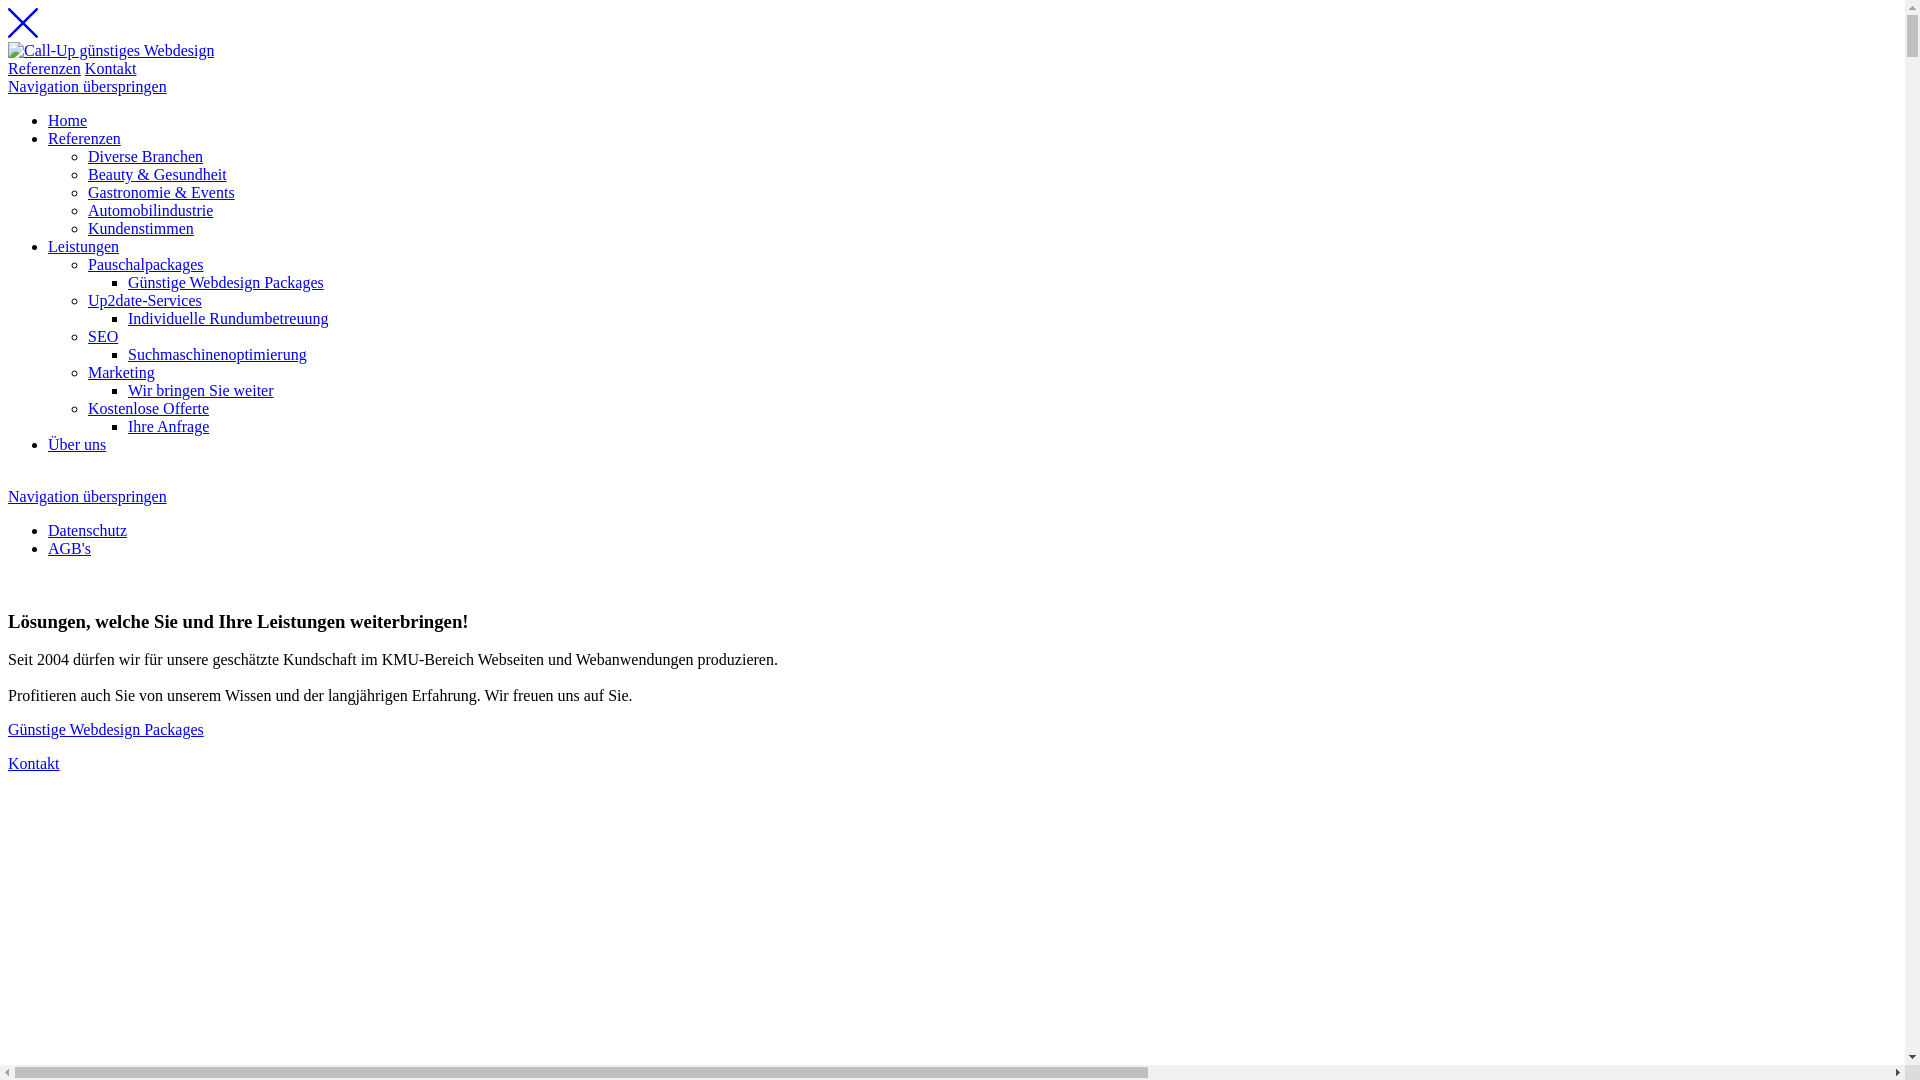 This screenshot has width=1920, height=1080. I want to click on 'Automobilindustrie', so click(149, 210).